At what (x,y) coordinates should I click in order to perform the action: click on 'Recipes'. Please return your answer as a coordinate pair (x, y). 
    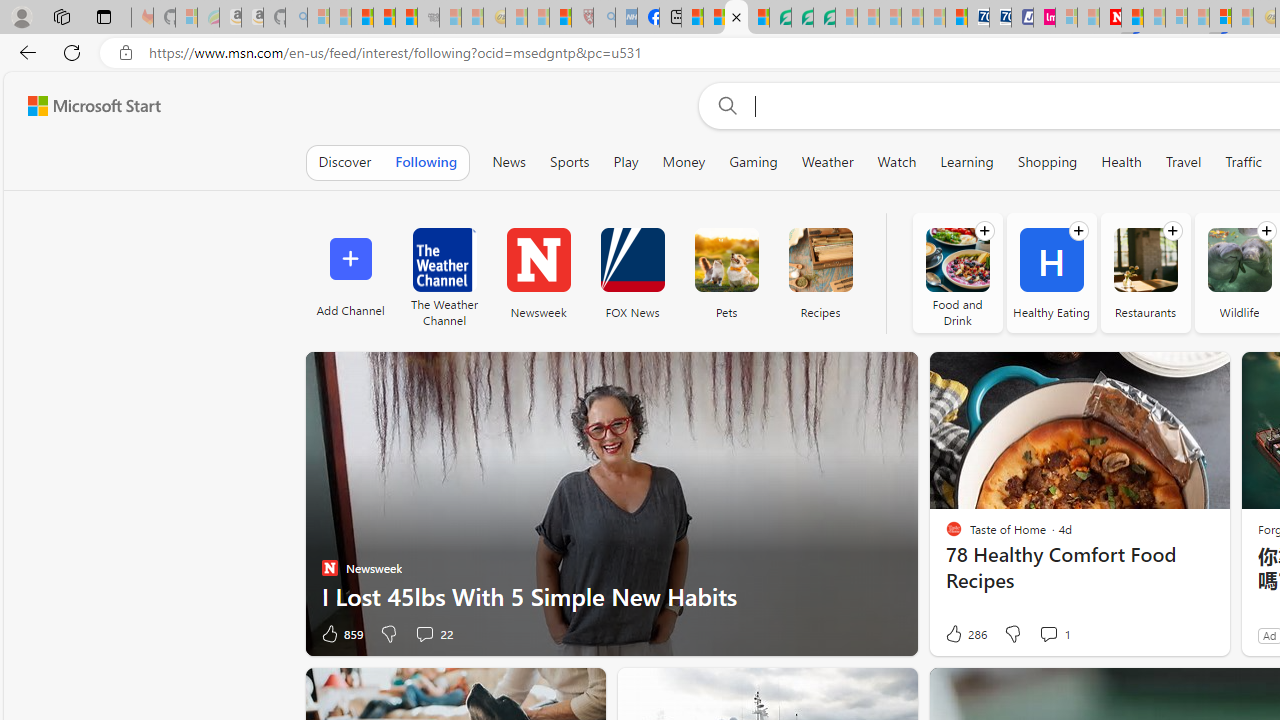
    Looking at the image, I should click on (820, 259).